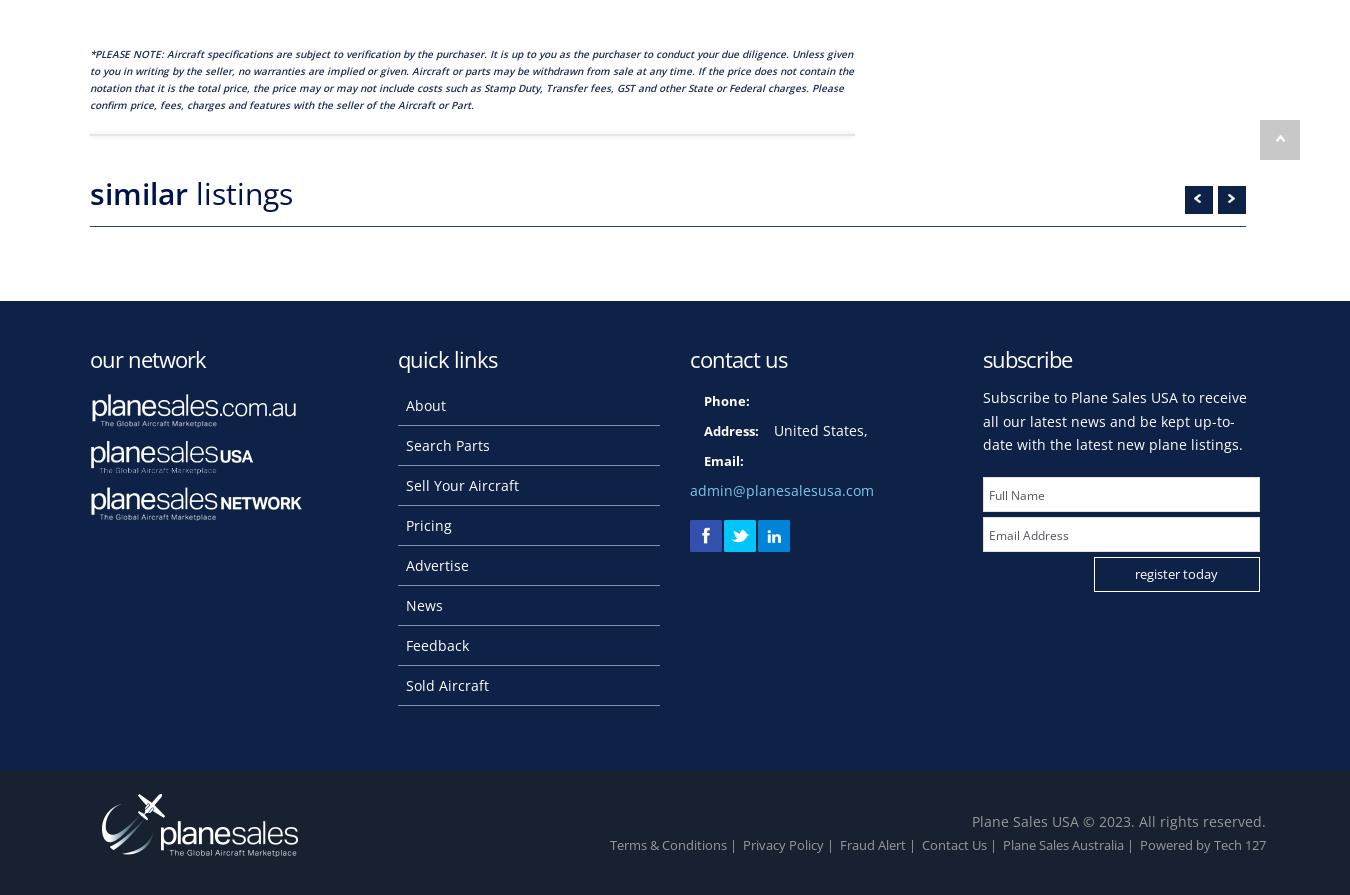 The height and width of the screenshot is (895, 1350). I want to click on 'contact us', so click(737, 358).